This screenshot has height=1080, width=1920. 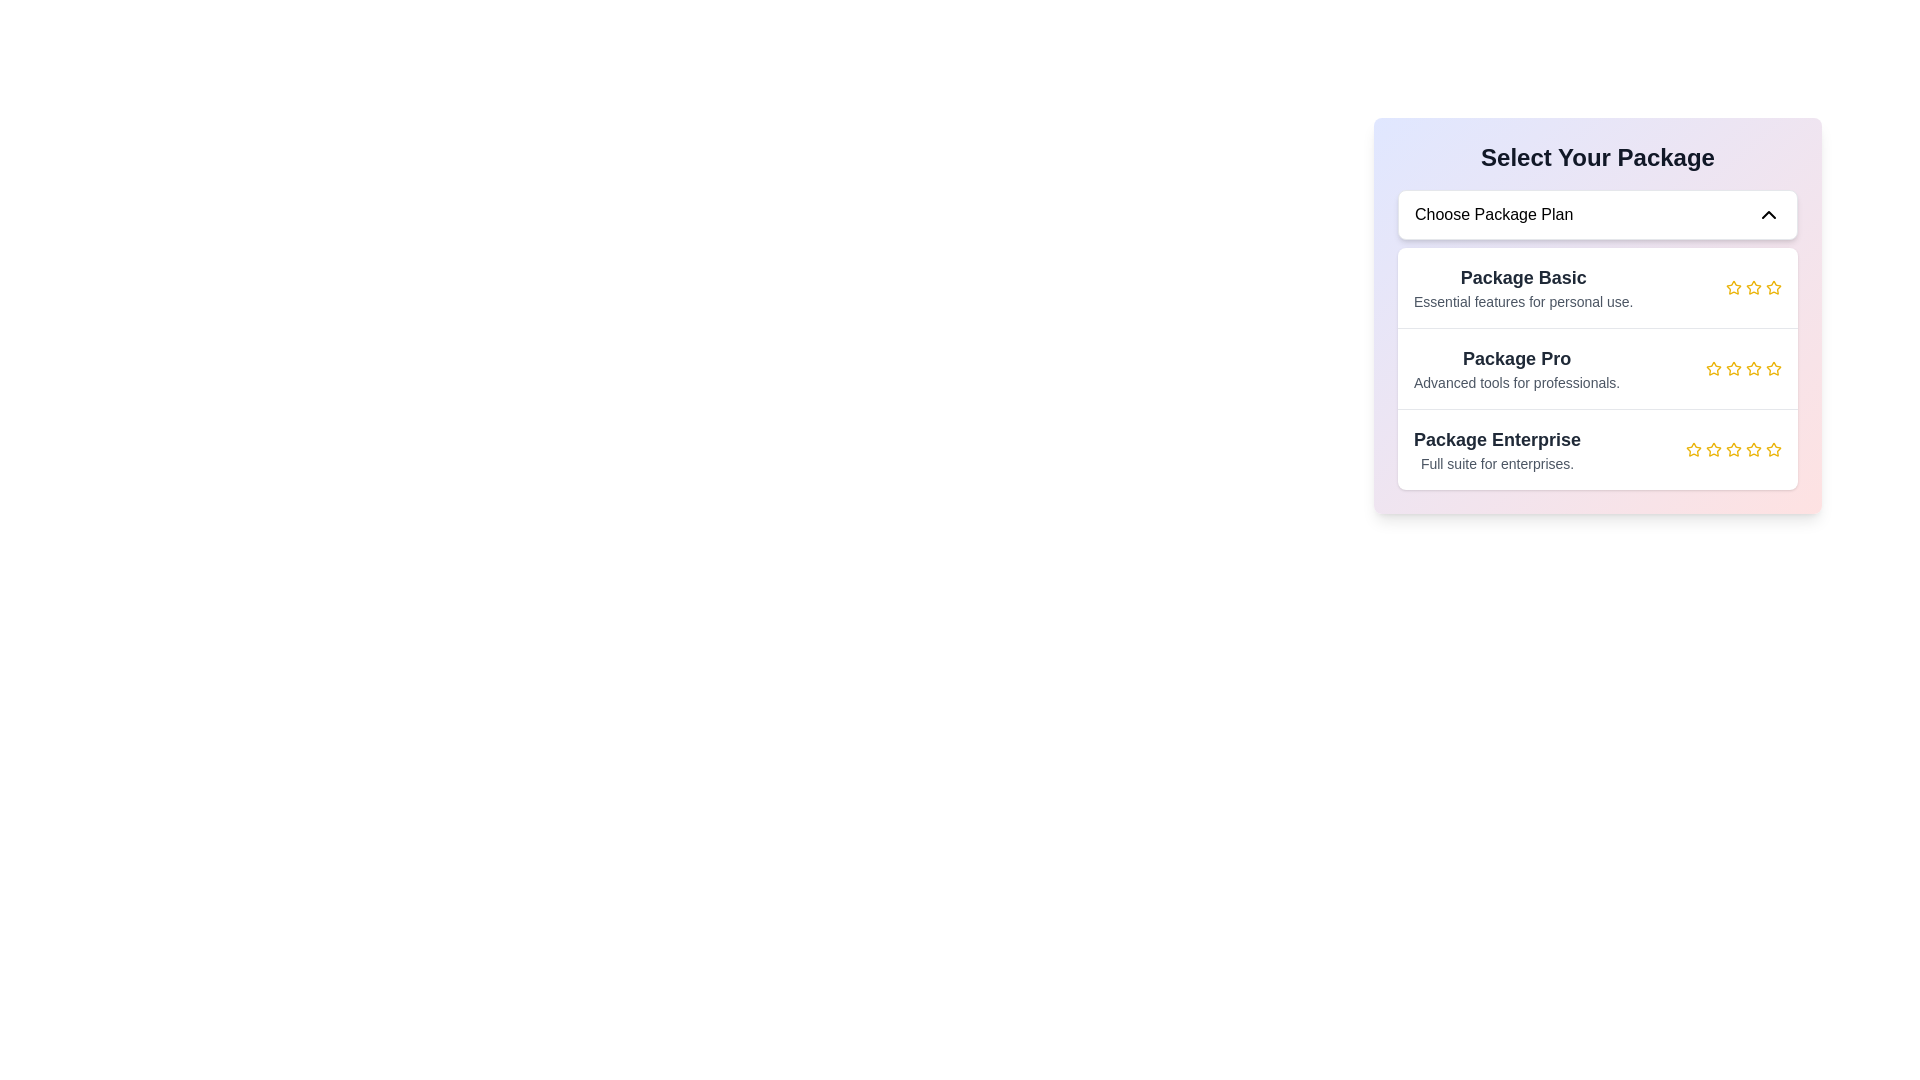 I want to click on the Rating star icon located at the far right of the first row of the package list to rate it, so click(x=1751, y=286).